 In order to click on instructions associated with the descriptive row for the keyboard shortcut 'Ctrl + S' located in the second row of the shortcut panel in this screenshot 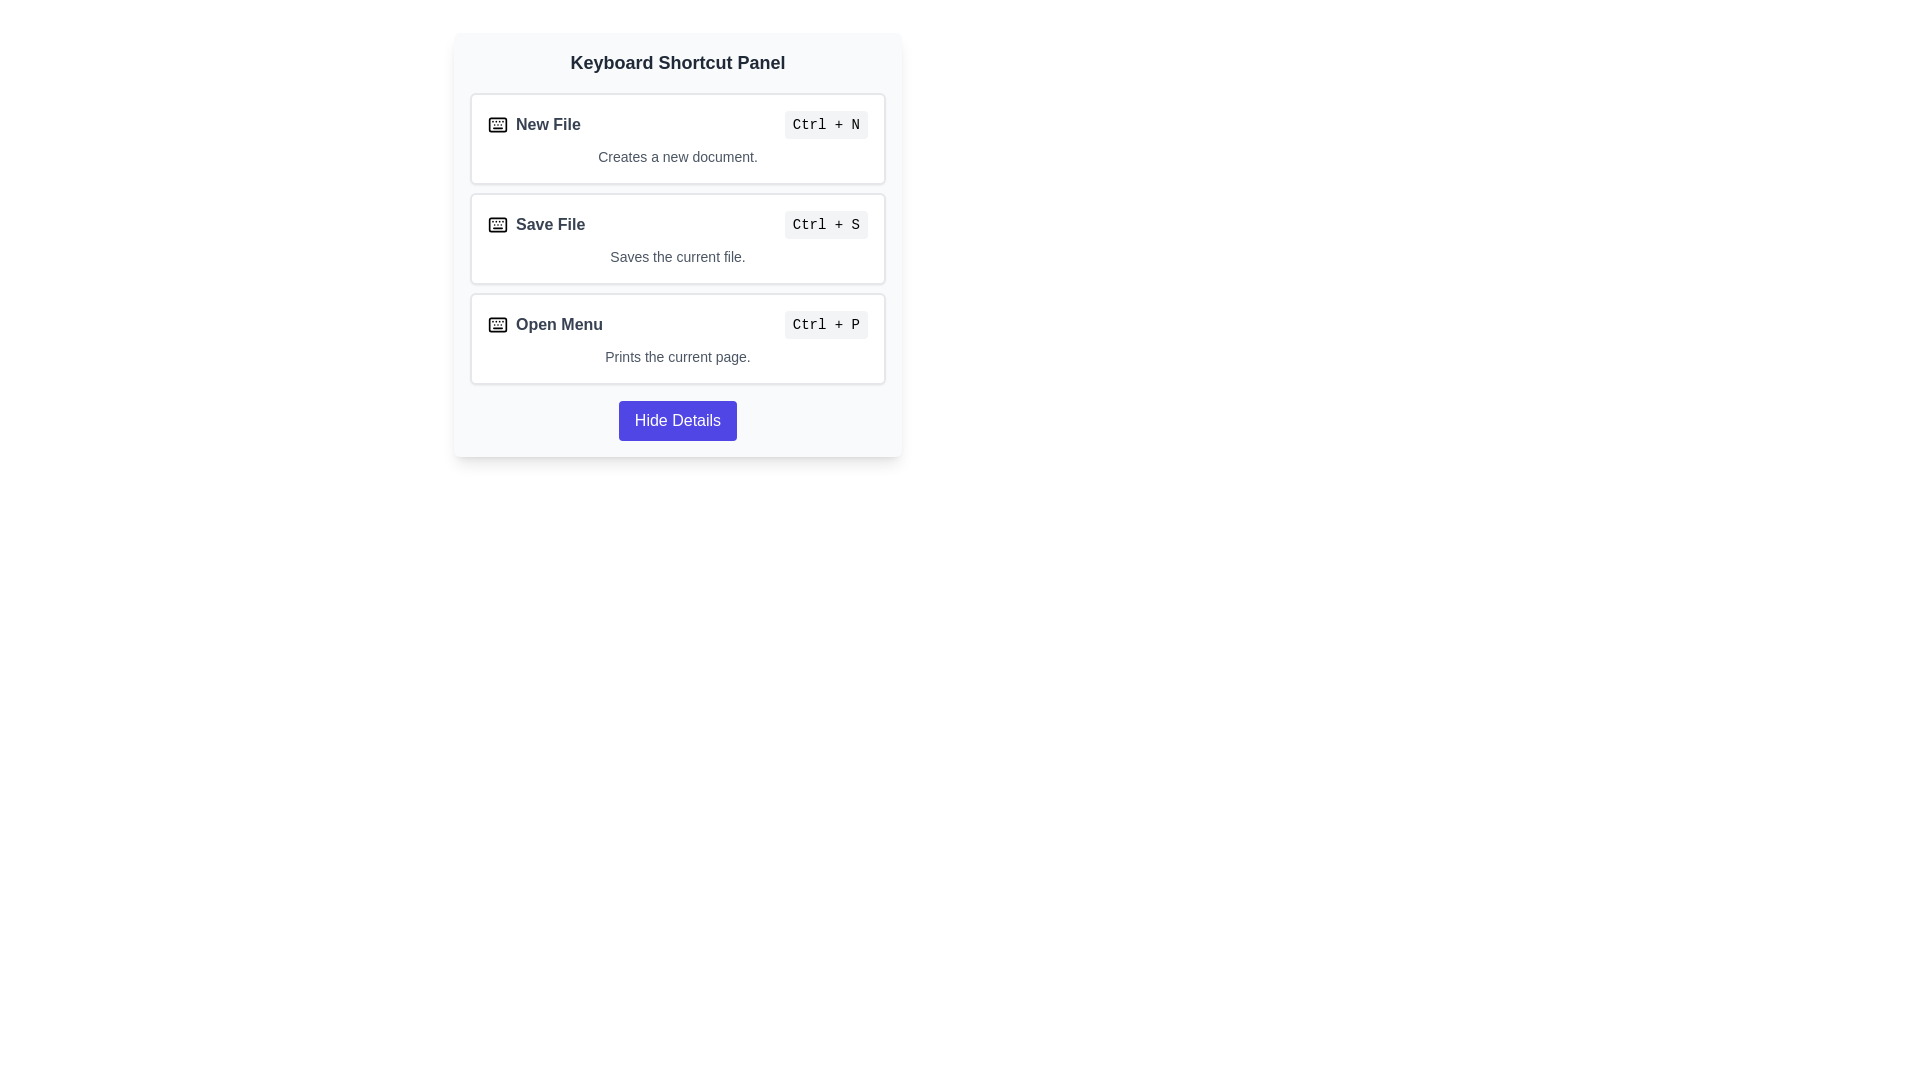, I will do `click(677, 224)`.